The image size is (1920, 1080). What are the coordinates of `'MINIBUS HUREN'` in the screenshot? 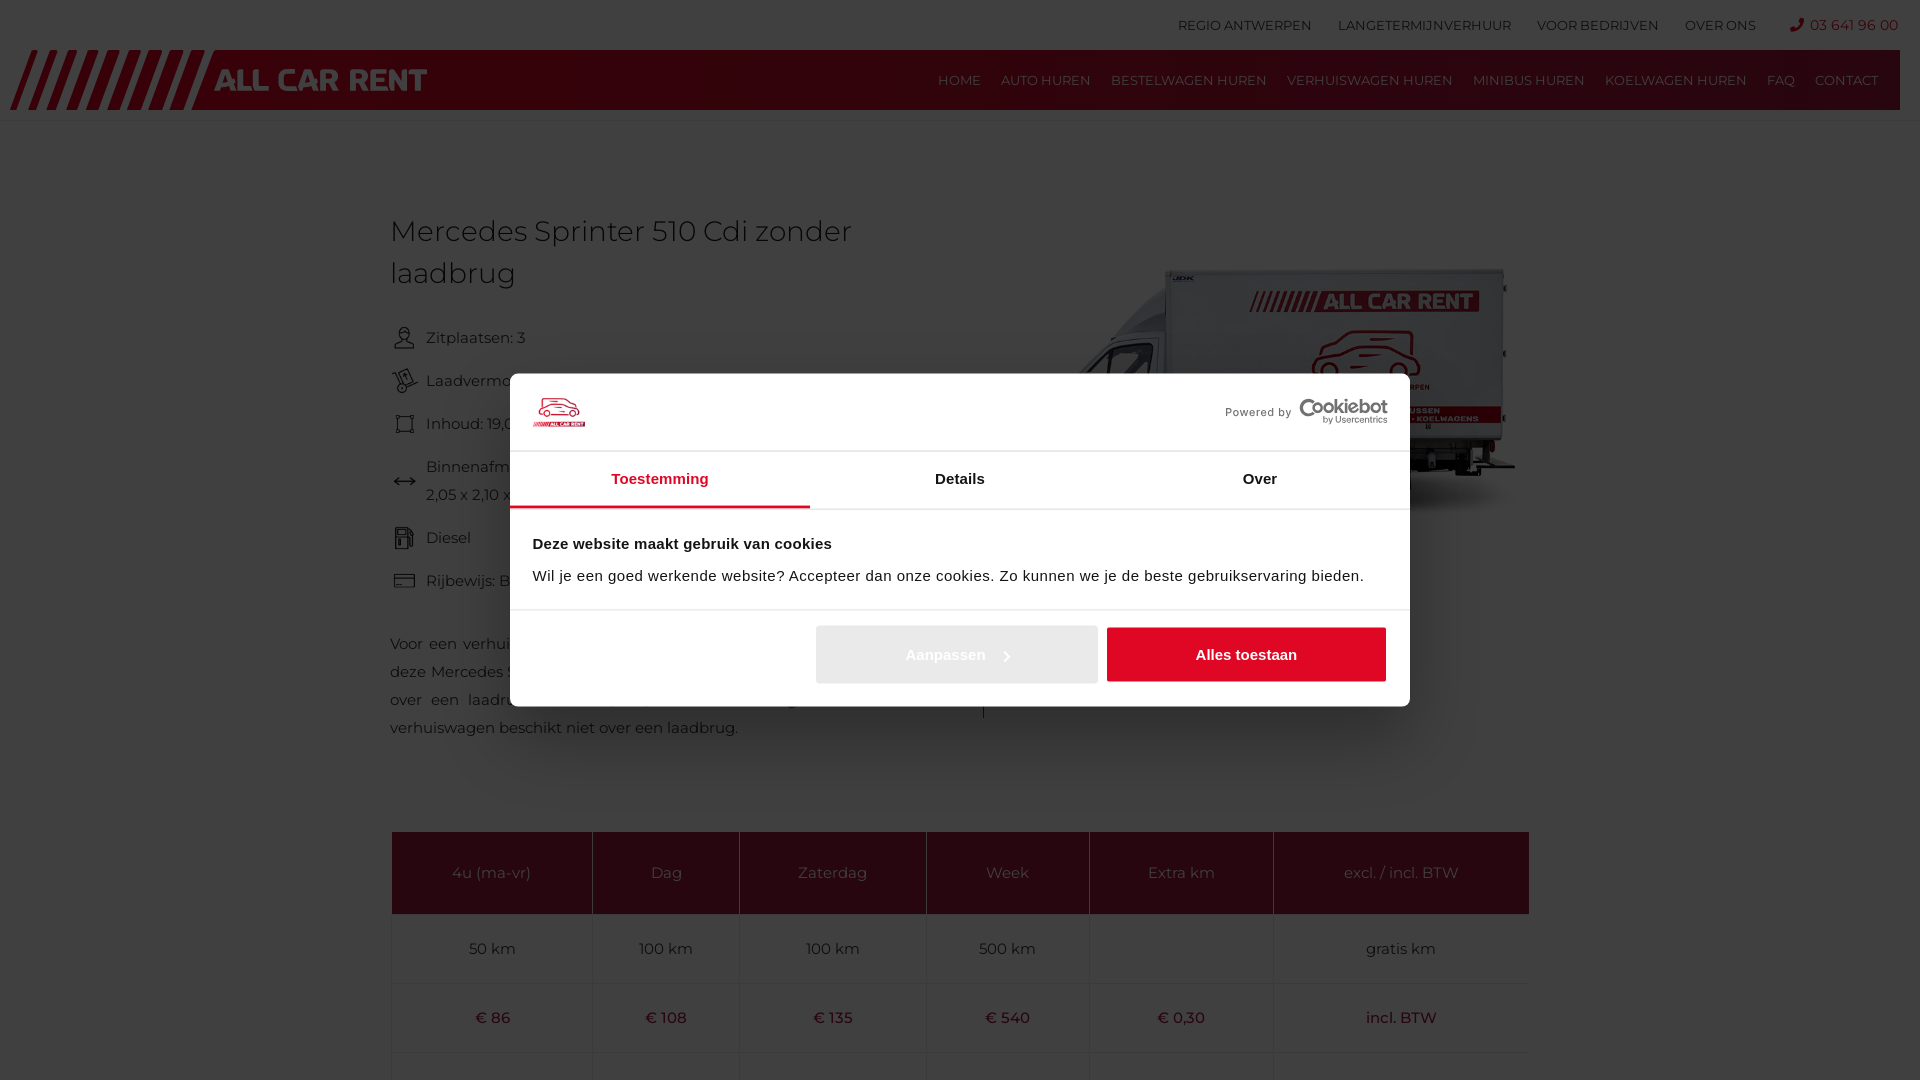 It's located at (1528, 79).